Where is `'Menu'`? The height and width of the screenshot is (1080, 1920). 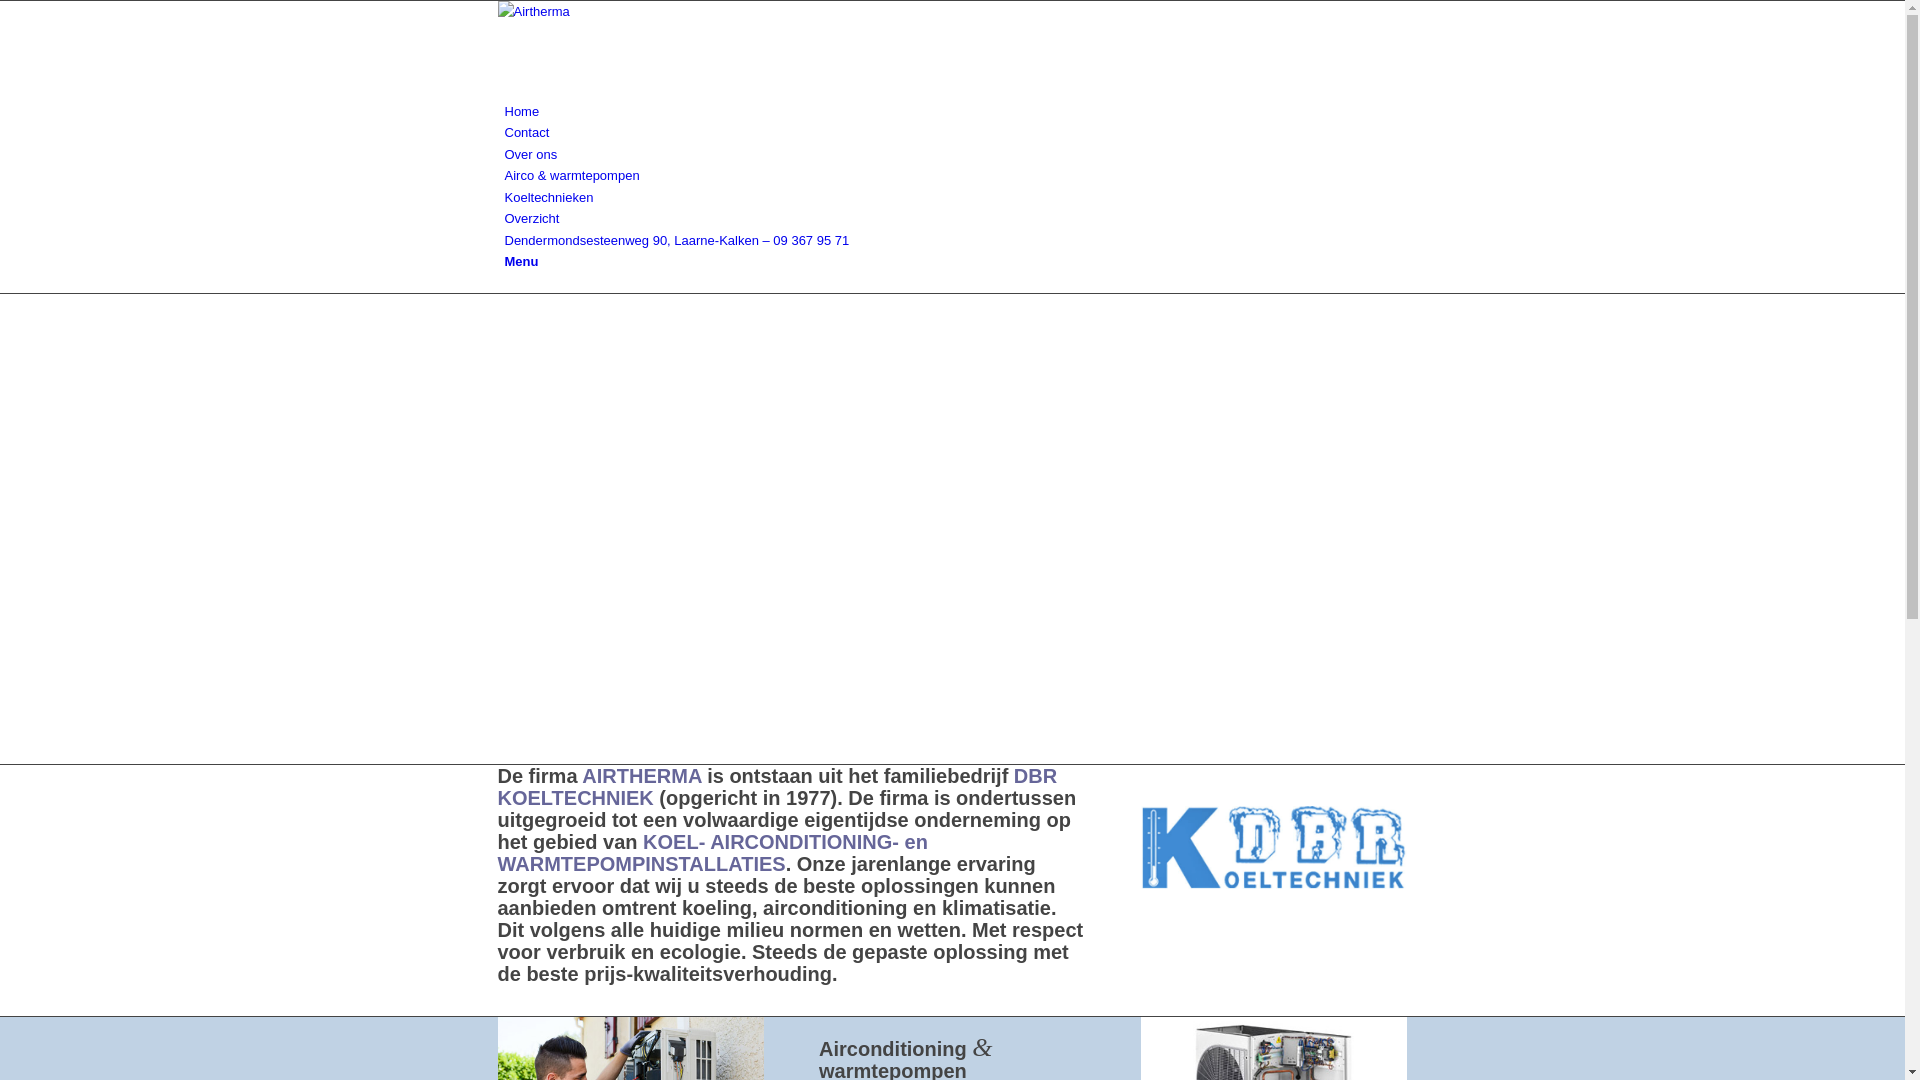
'Menu' is located at coordinates (521, 260).